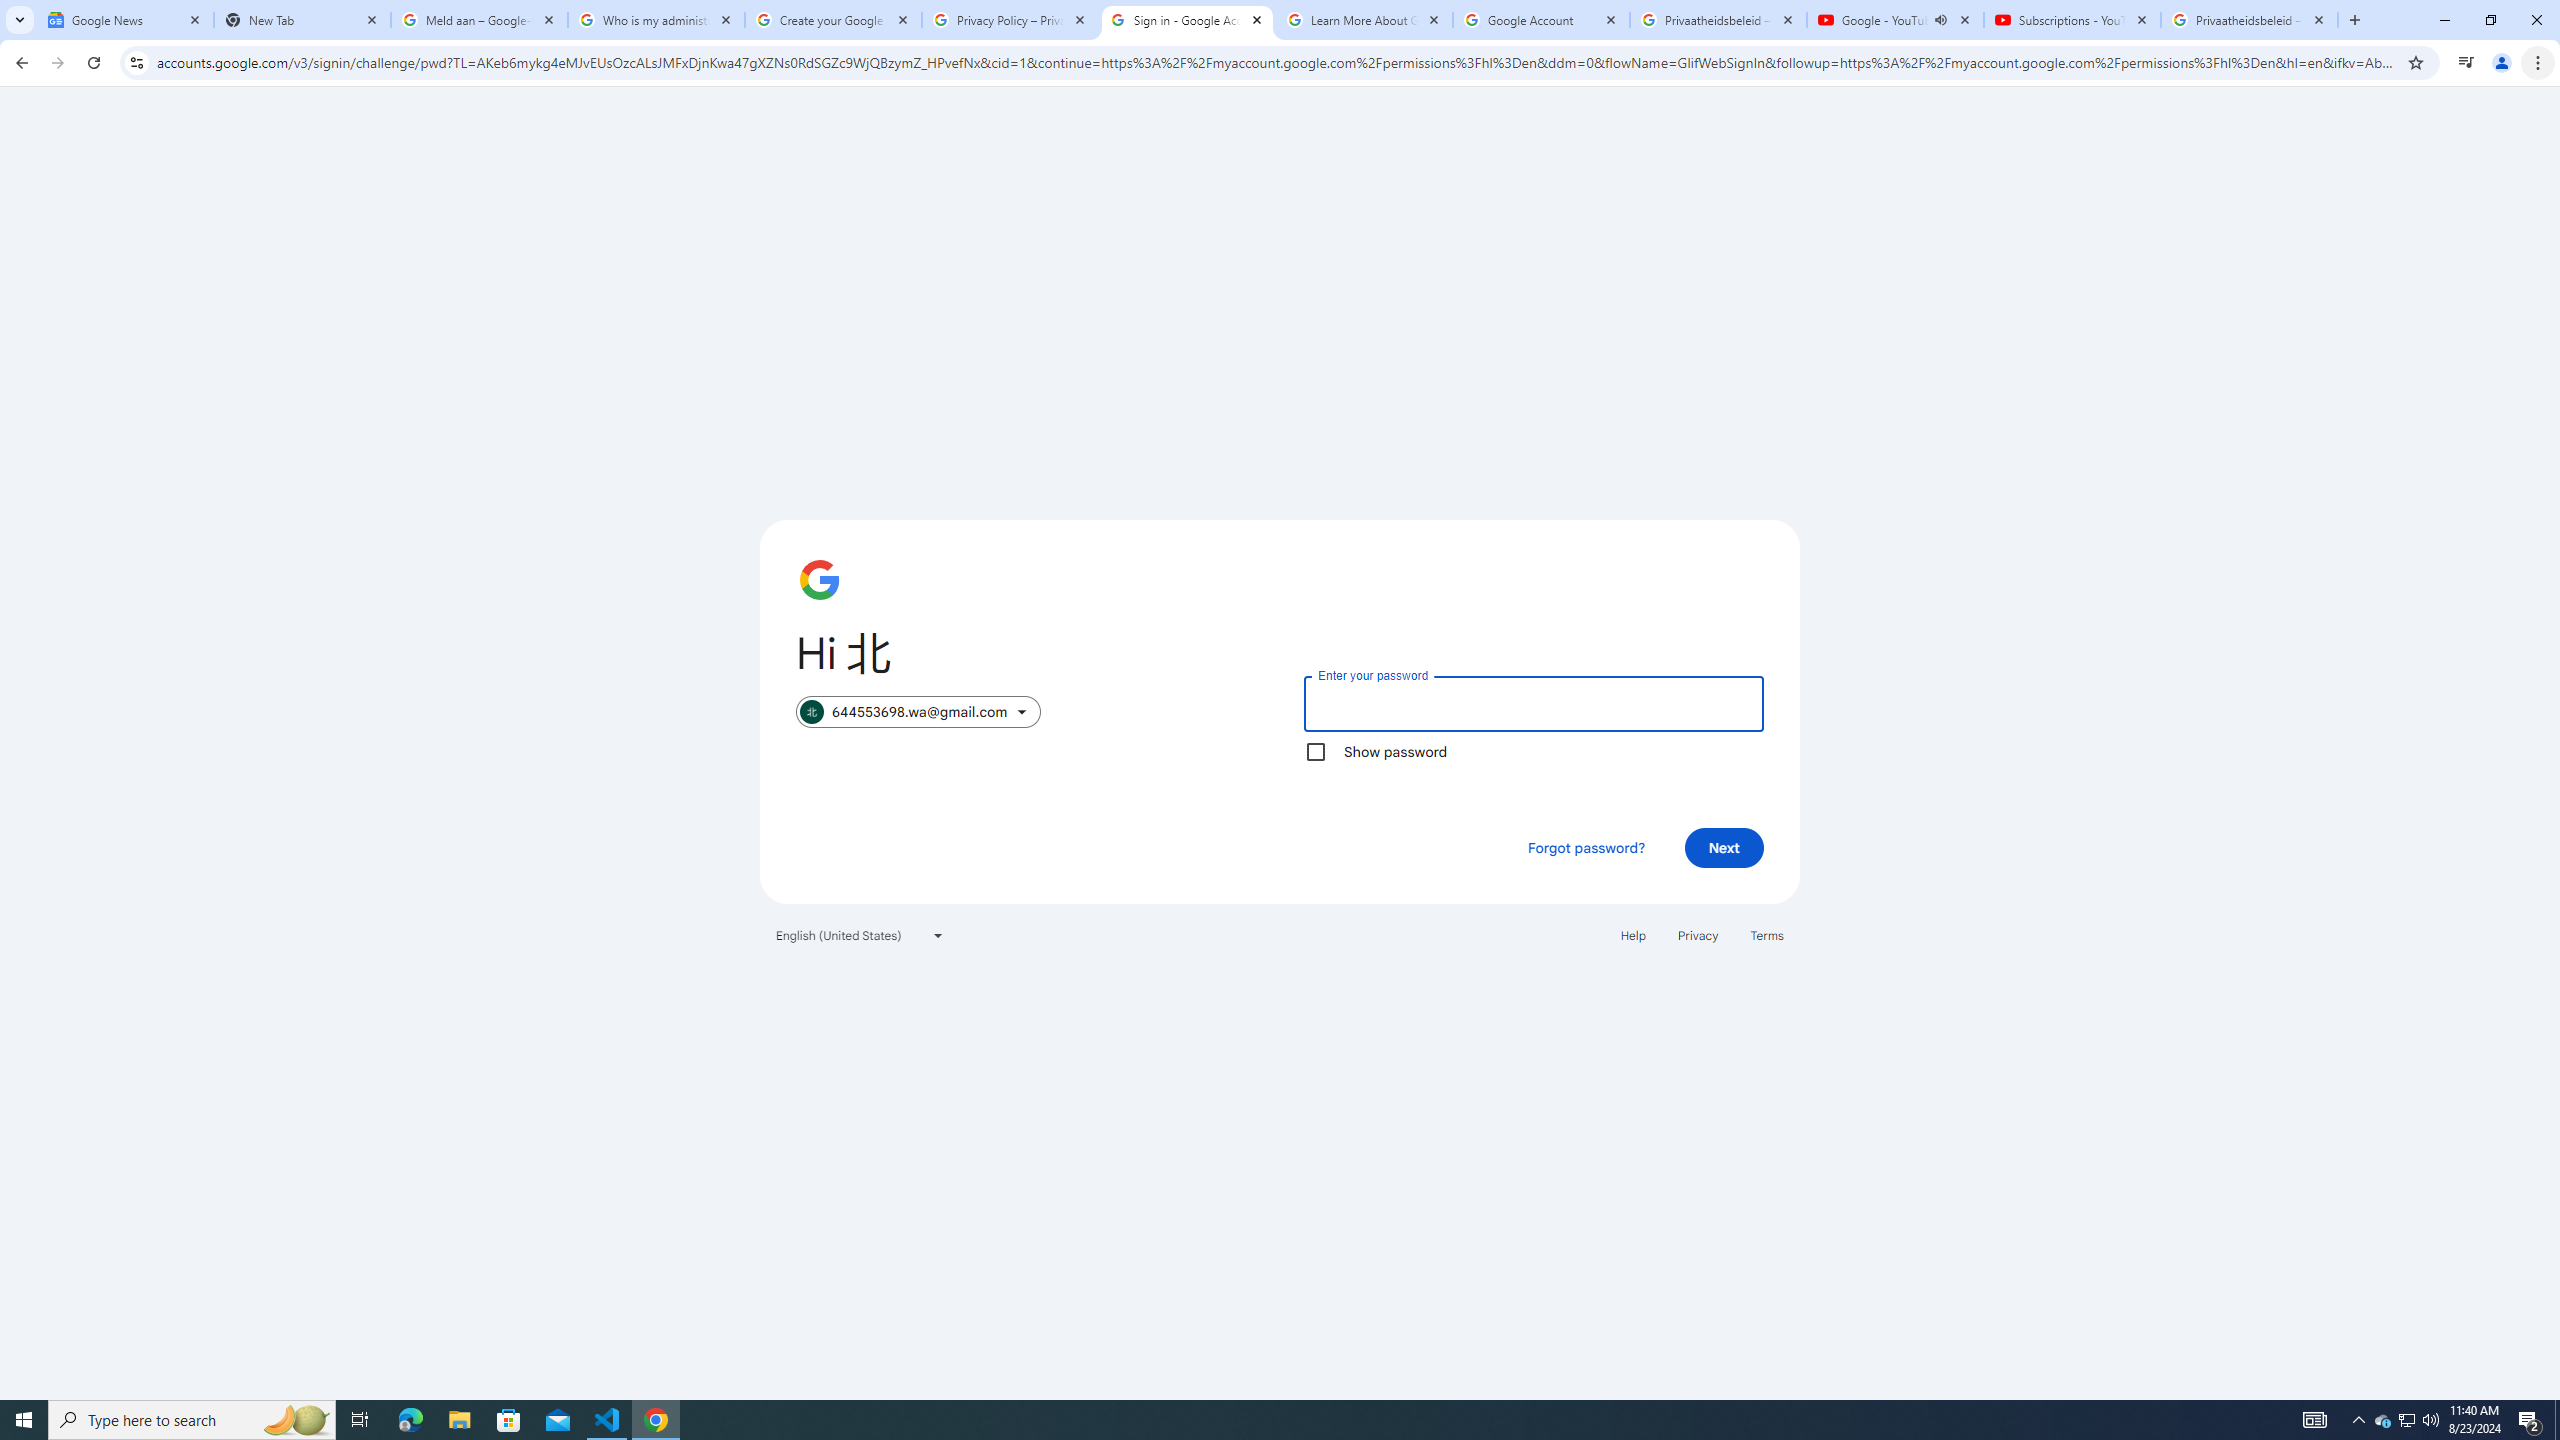 The height and width of the screenshot is (1440, 2560). I want to click on 'Forgot password?', so click(1585, 846).